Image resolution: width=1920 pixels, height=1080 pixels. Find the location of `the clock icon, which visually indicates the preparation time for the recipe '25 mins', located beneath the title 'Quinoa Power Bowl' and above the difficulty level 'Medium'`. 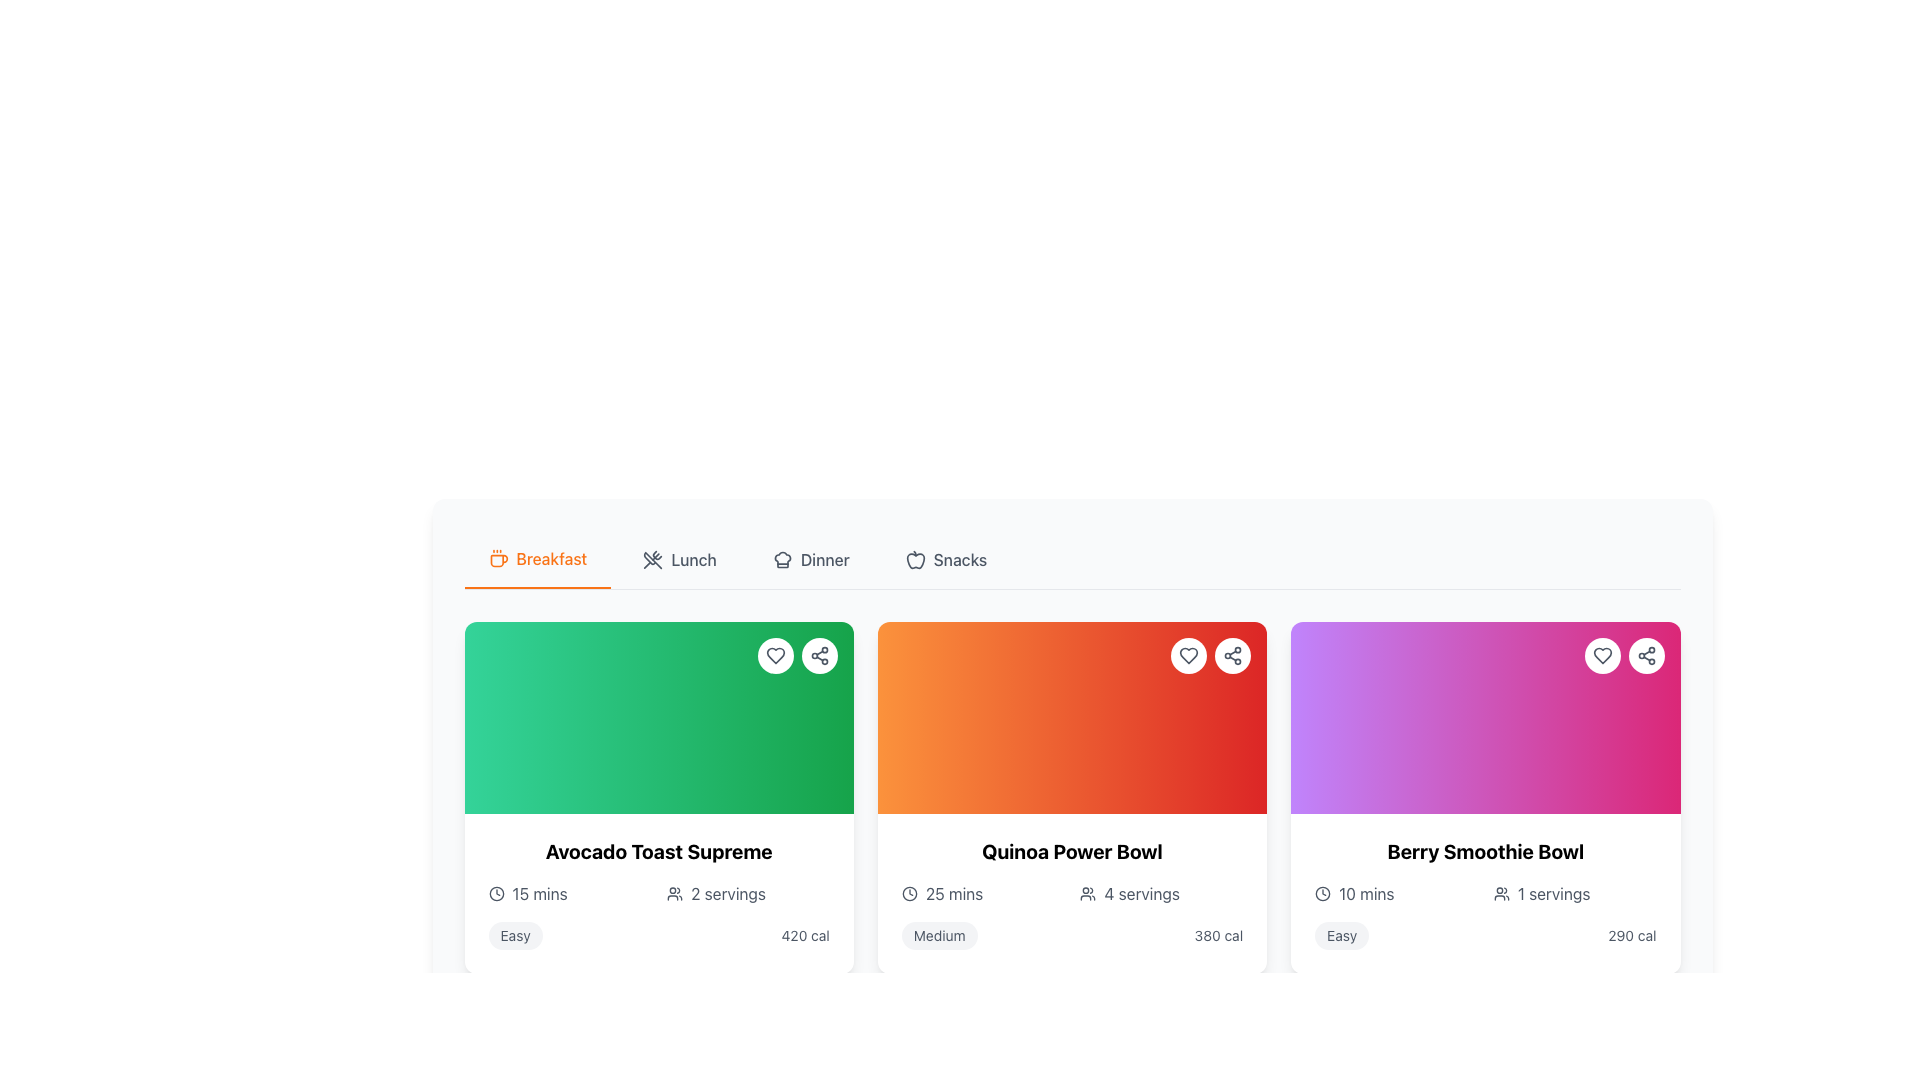

the clock icon, which visually indicates the preparation time for the recipe '25 mins', located beneath the title 'Quinoa Power Bowl' and above the difficulty level 'Medium' is located at coordinates (908, 893).